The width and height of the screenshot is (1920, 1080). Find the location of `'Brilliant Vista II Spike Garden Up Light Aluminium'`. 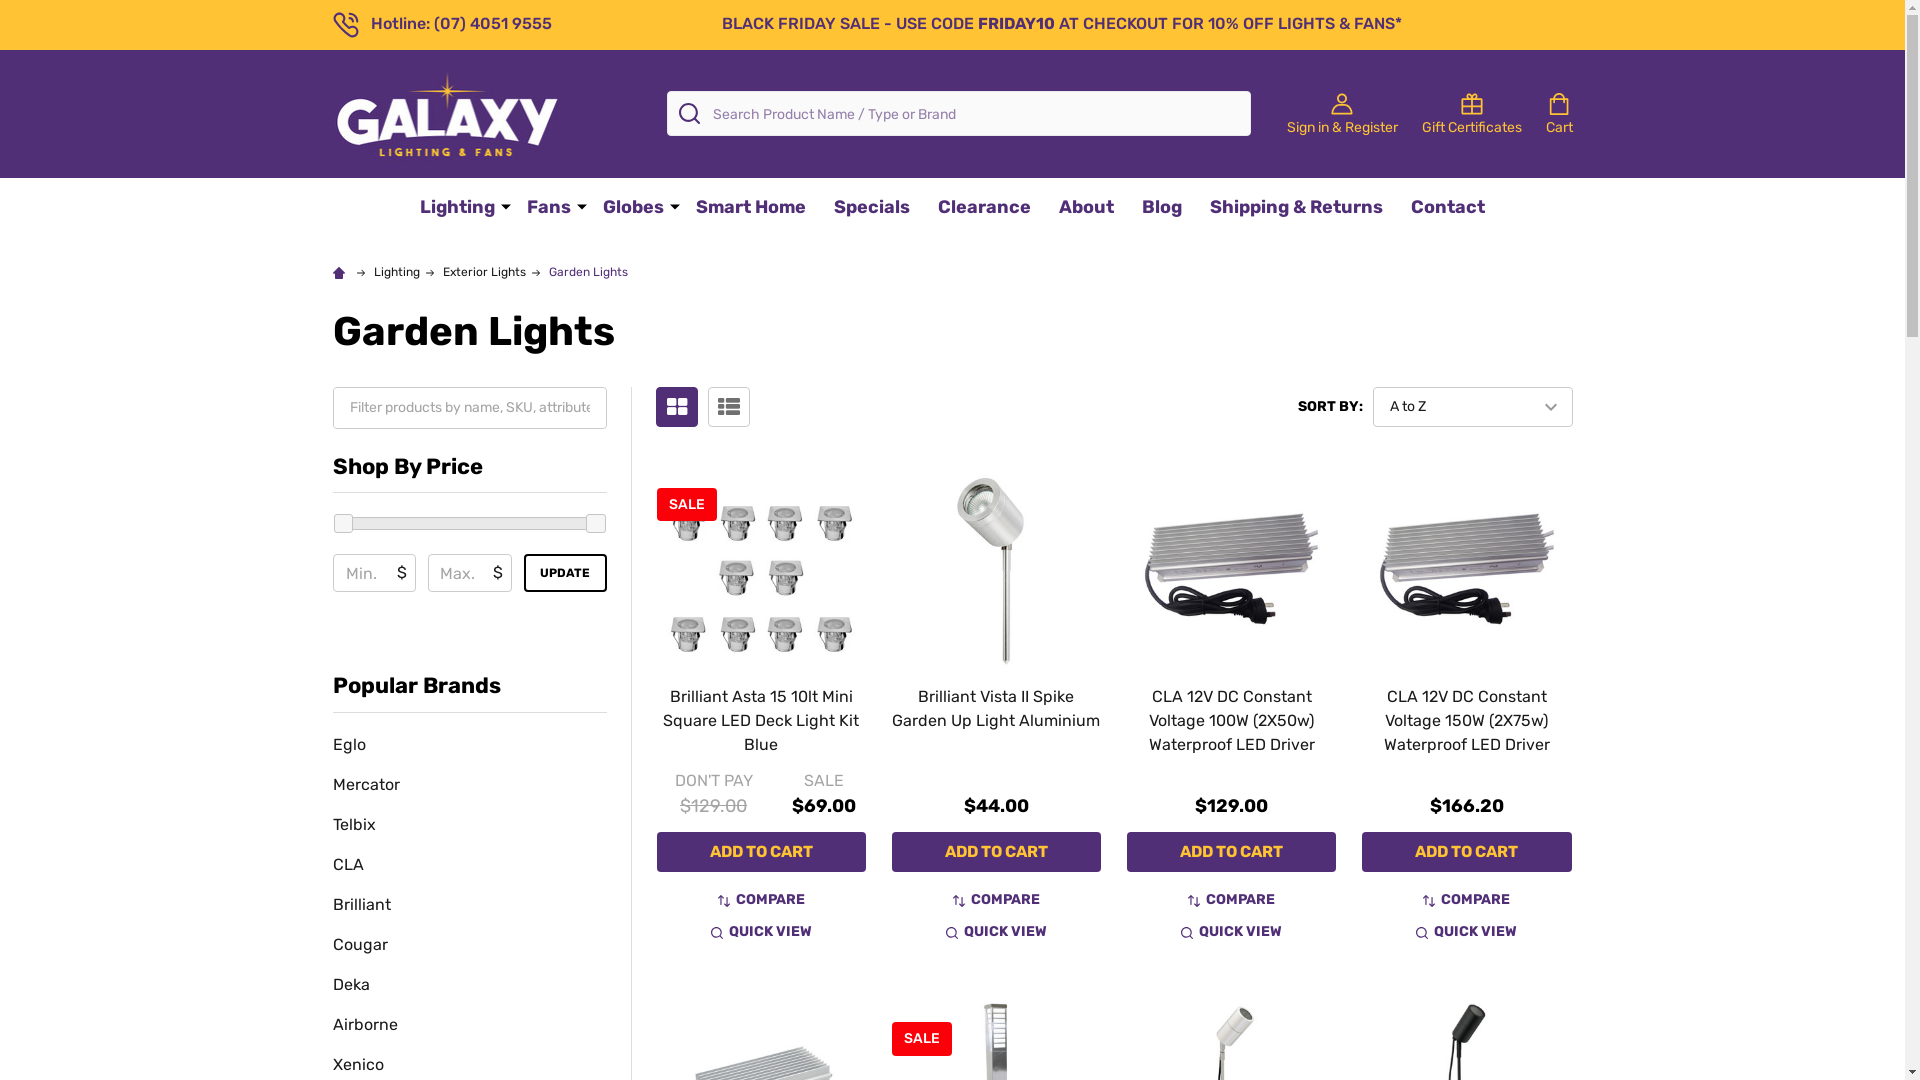

'Brilliant Vista II Spike Garden Up Light Aluminium' is located at coordinates (996, 707).